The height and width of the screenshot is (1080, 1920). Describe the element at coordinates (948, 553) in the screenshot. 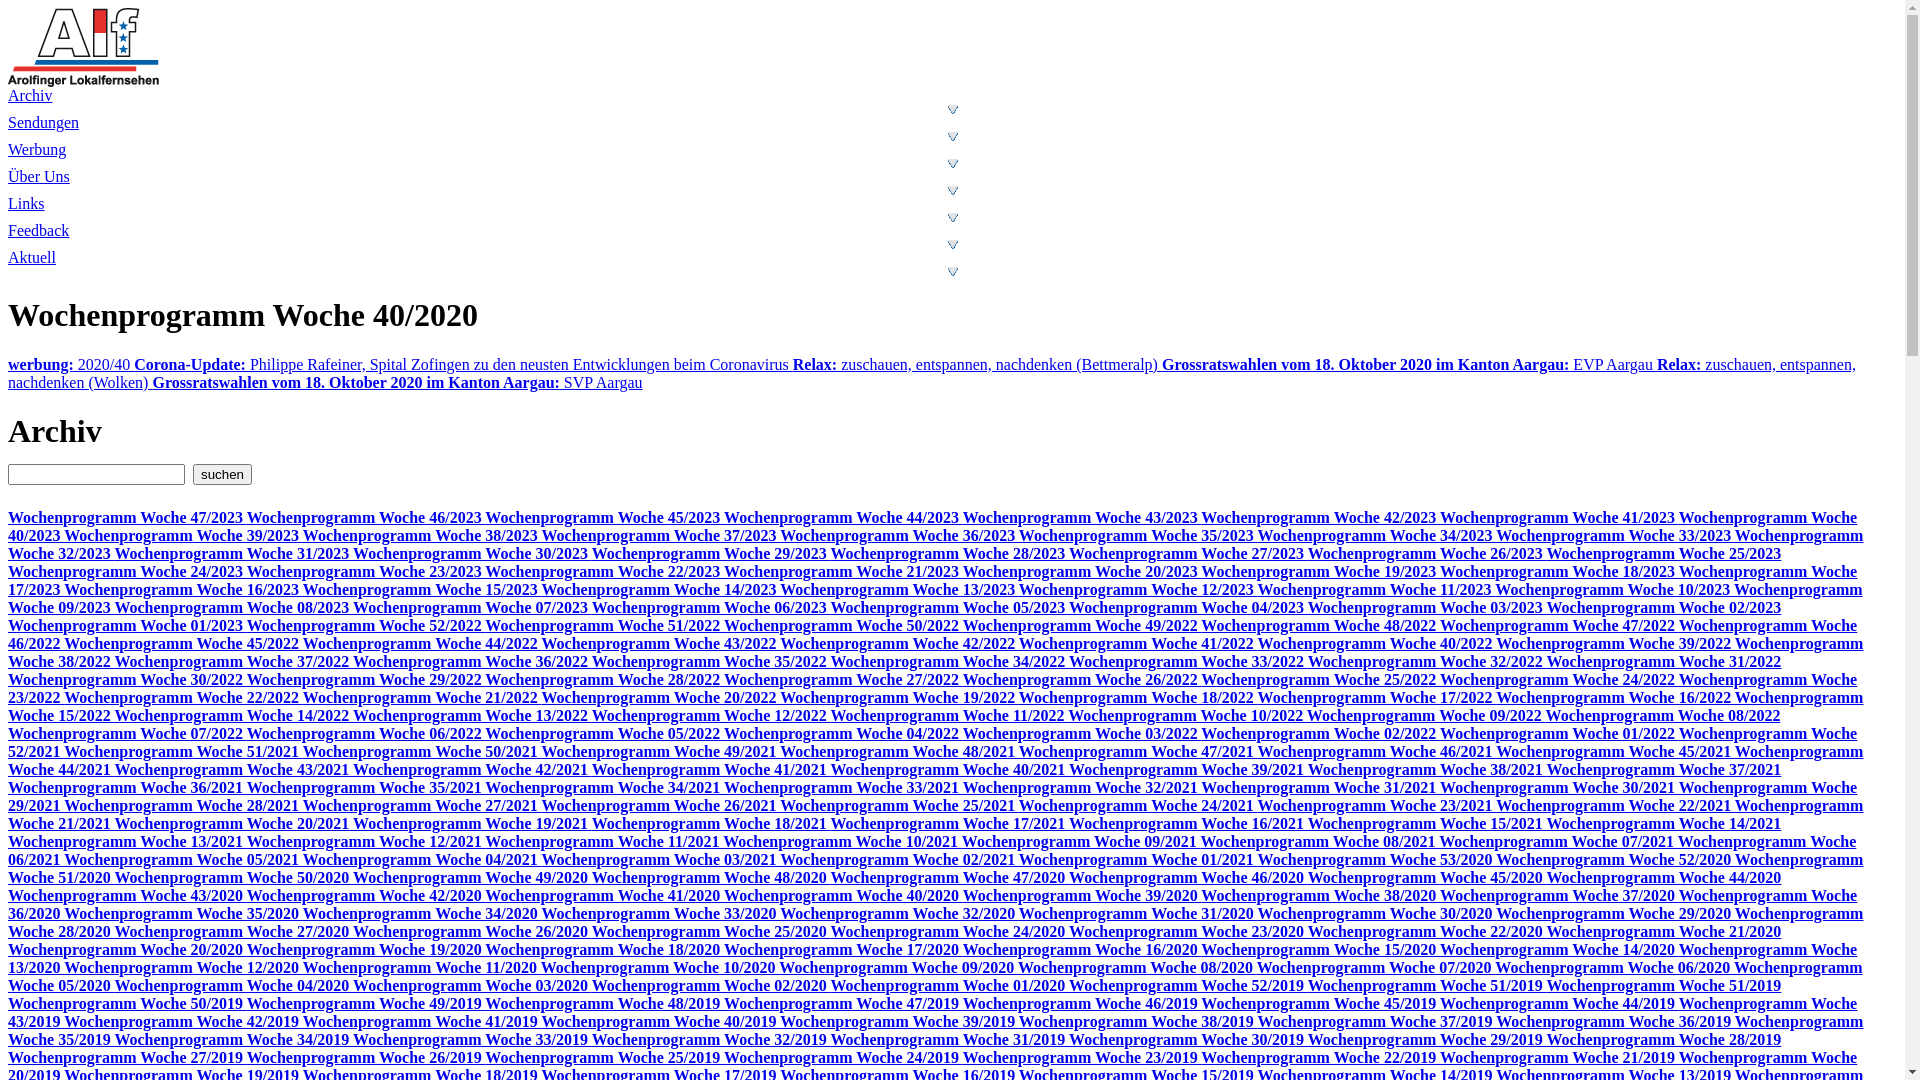

I see `'Wochenprogramm Woche 28/2023'` at that location.